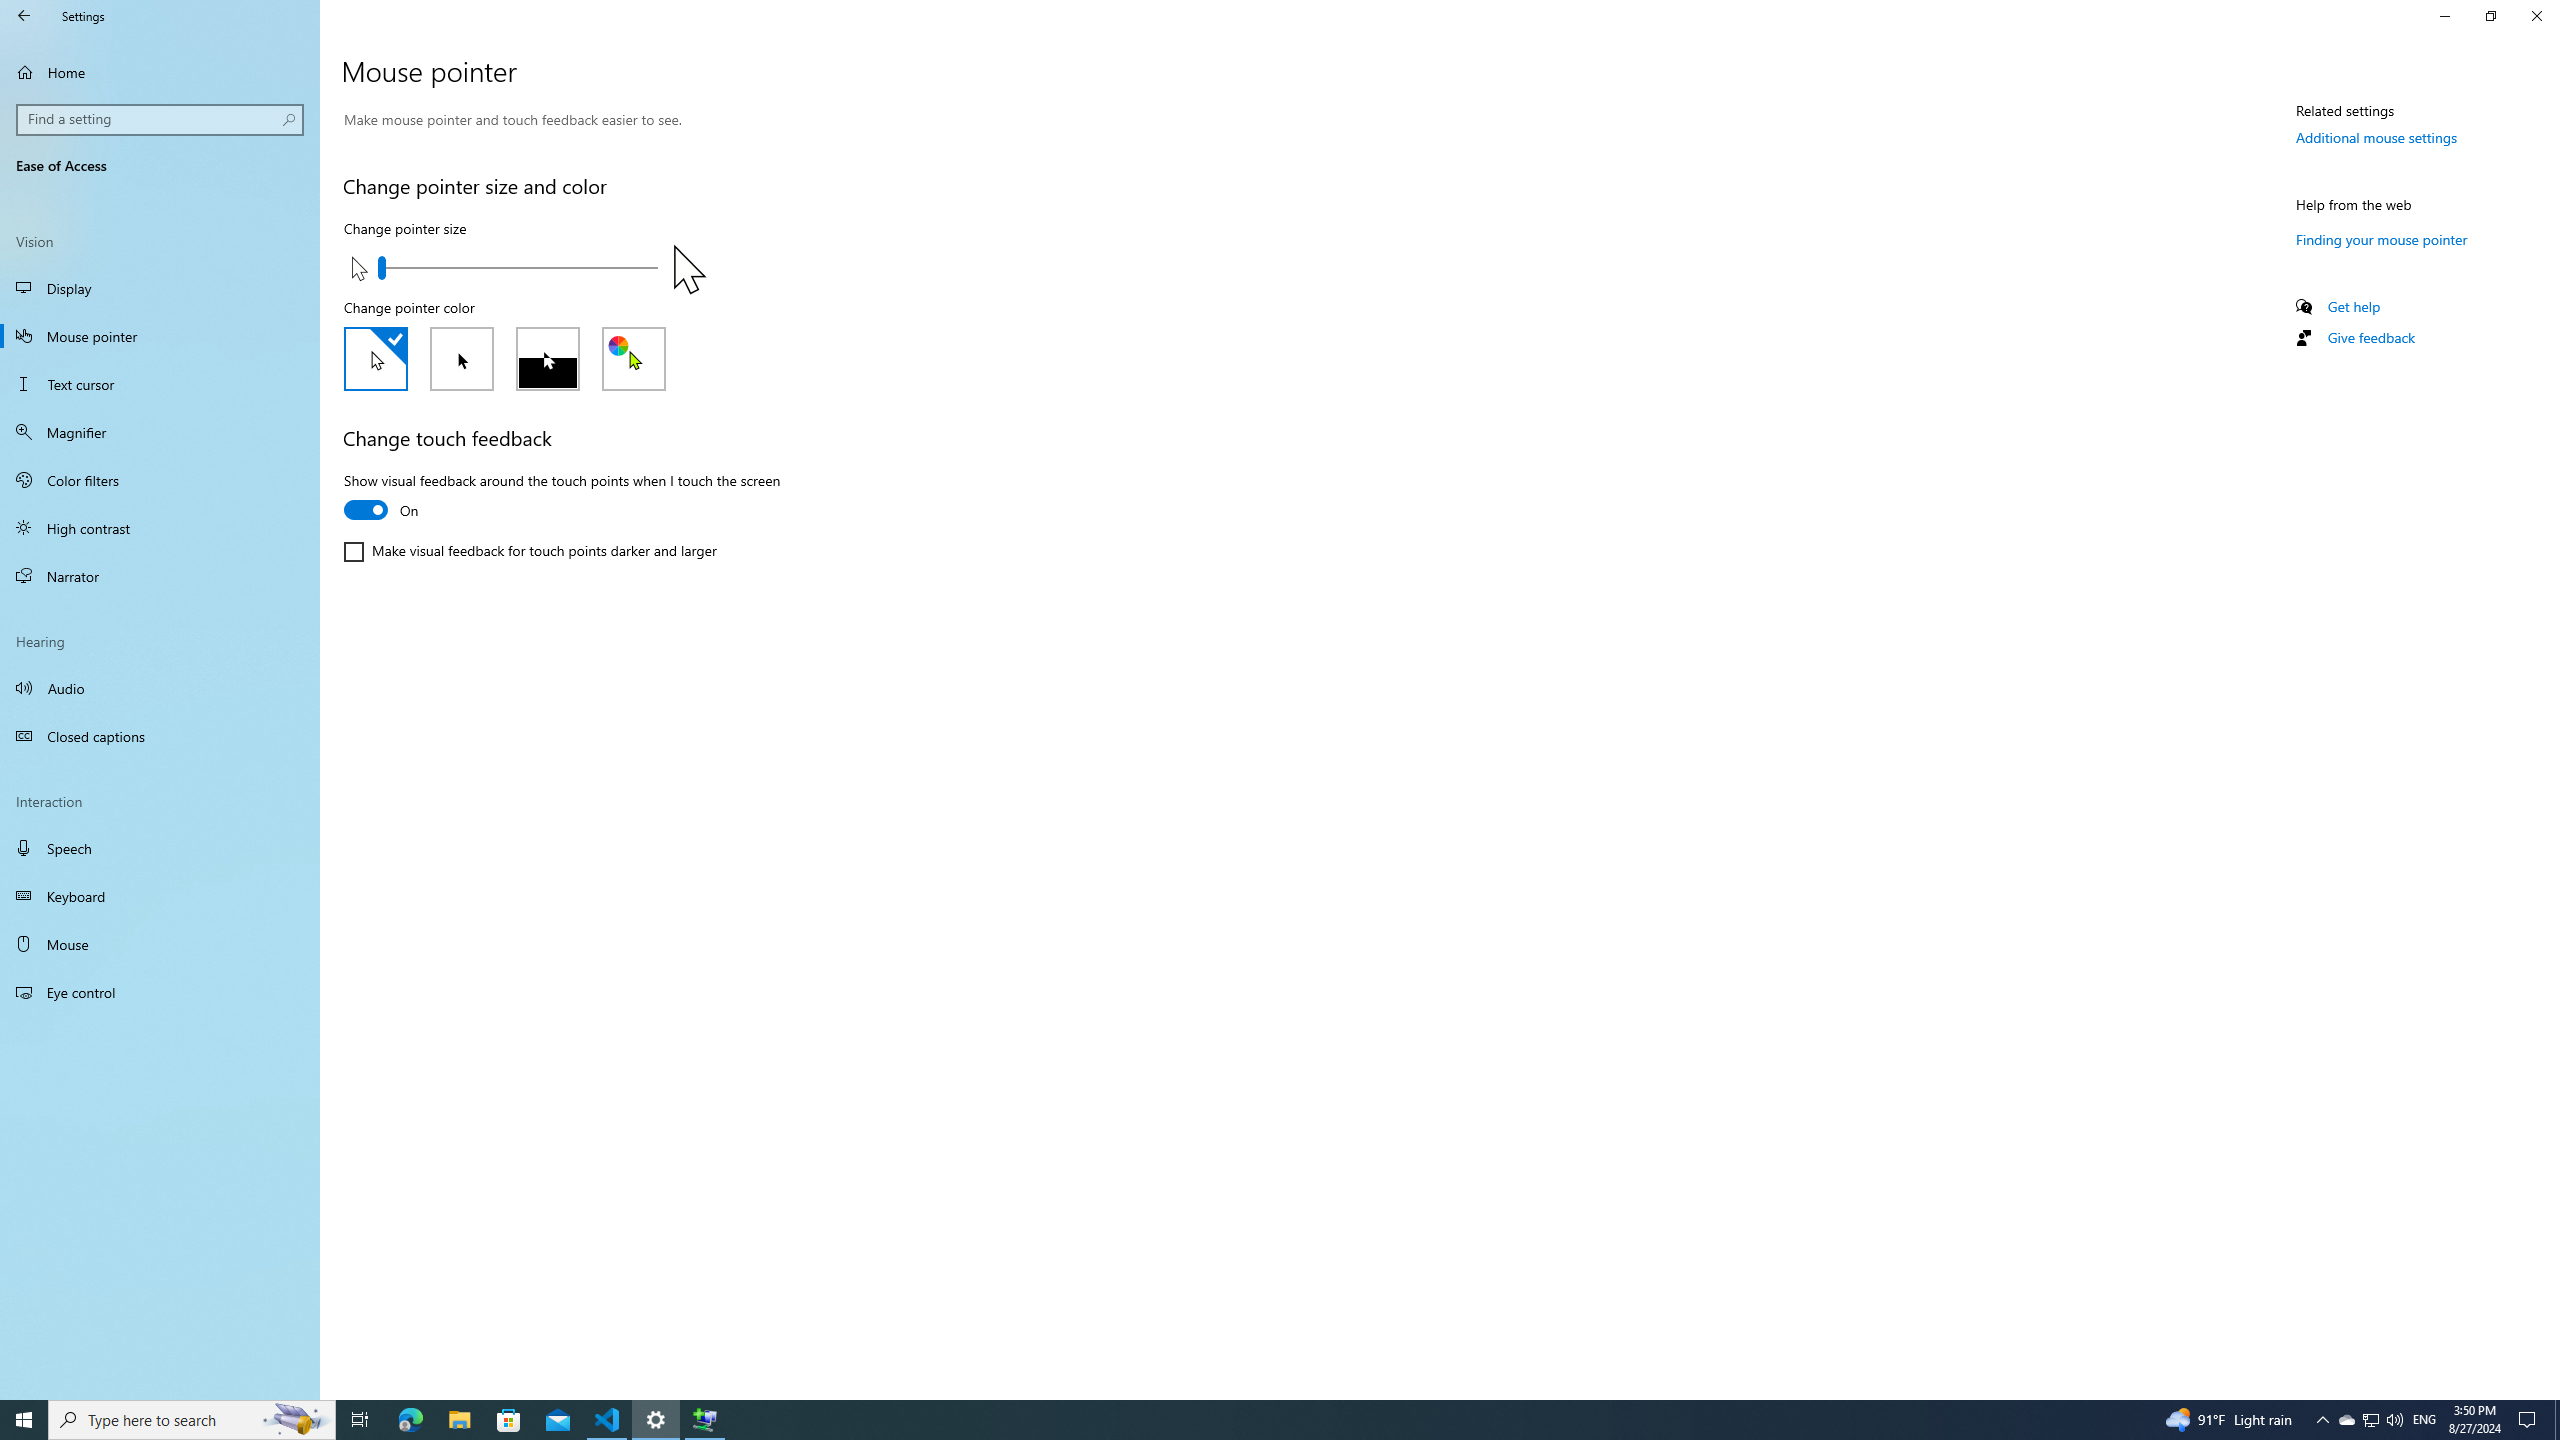 Image resolution: width=2560 pixels, height=1440 pixels. What do you see at coordinates (2369, 337) in the screenshot?
I see `'Give feedback'` at bounding box center [2369, 337].